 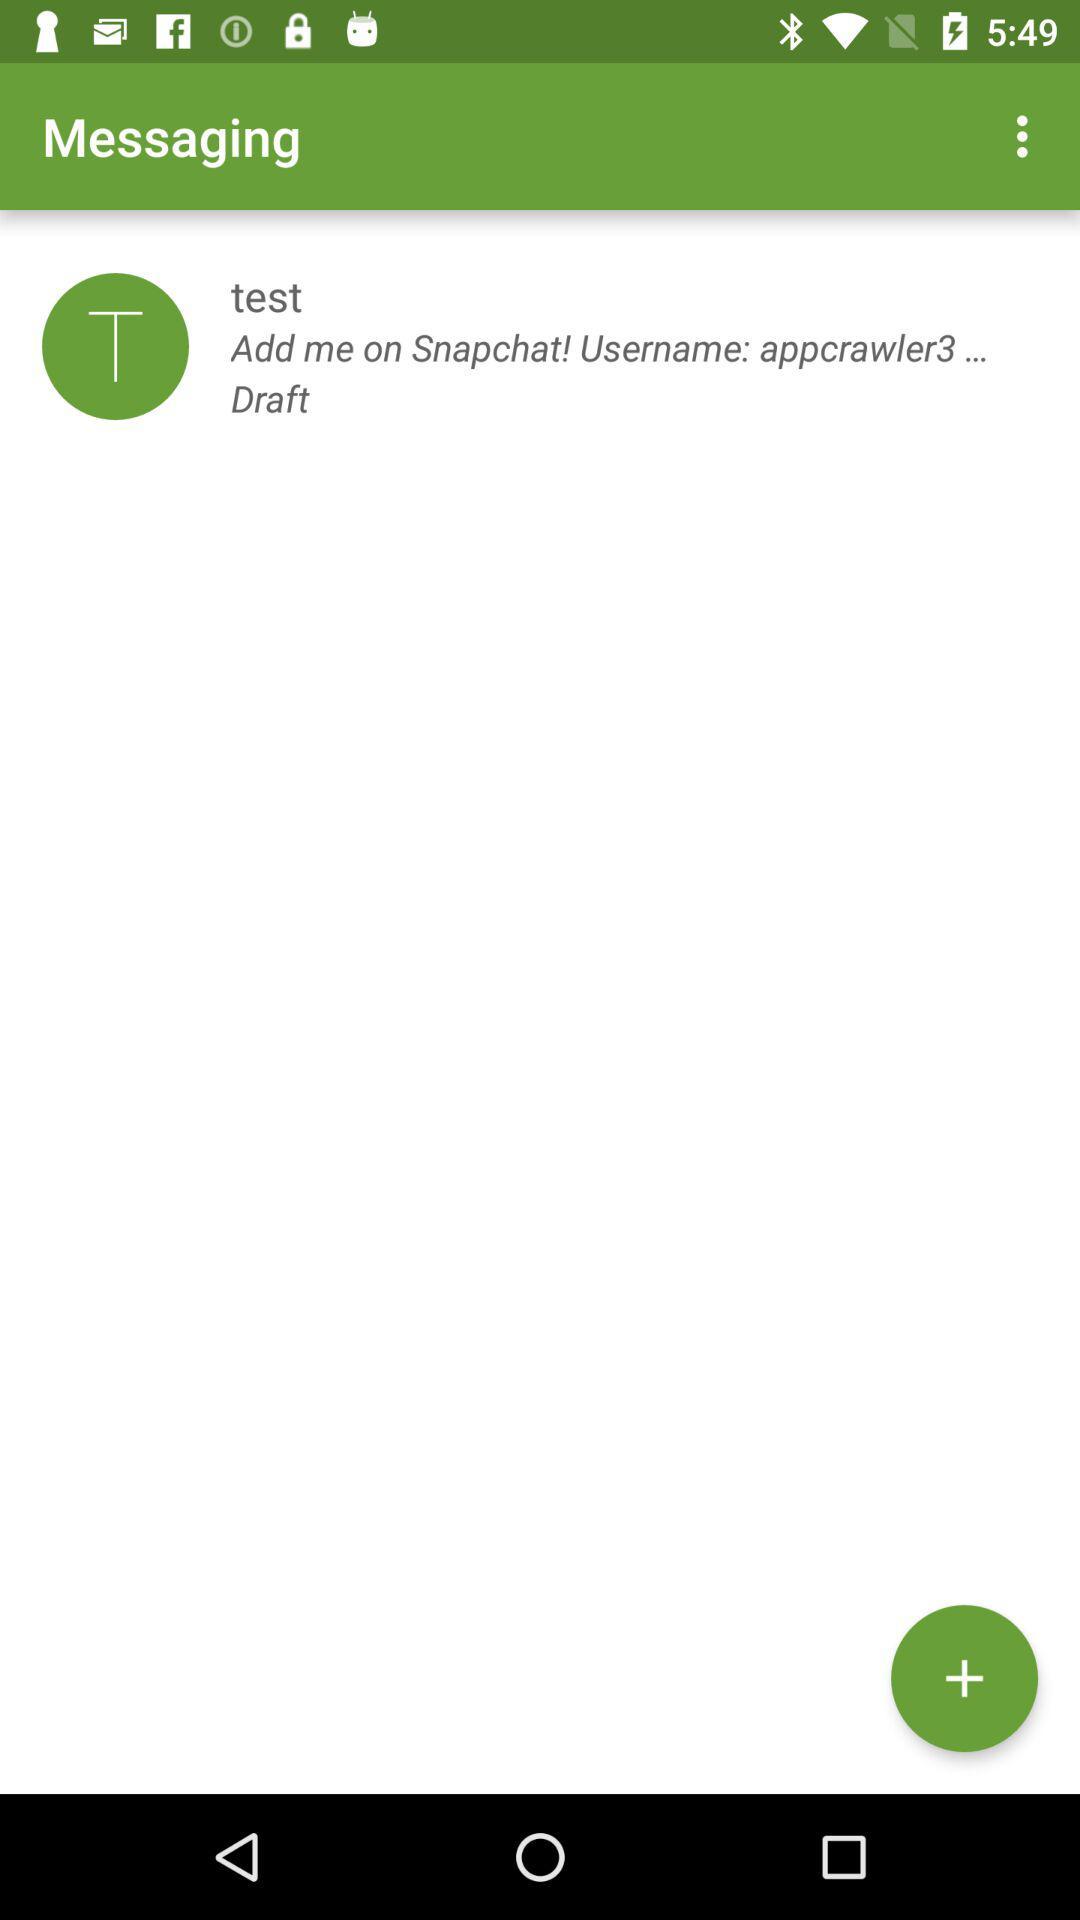 What do you see at coordinates (1027, 135) in the screenshot?
I see `icon next to messaging app` at bounding box center [1027, 135].